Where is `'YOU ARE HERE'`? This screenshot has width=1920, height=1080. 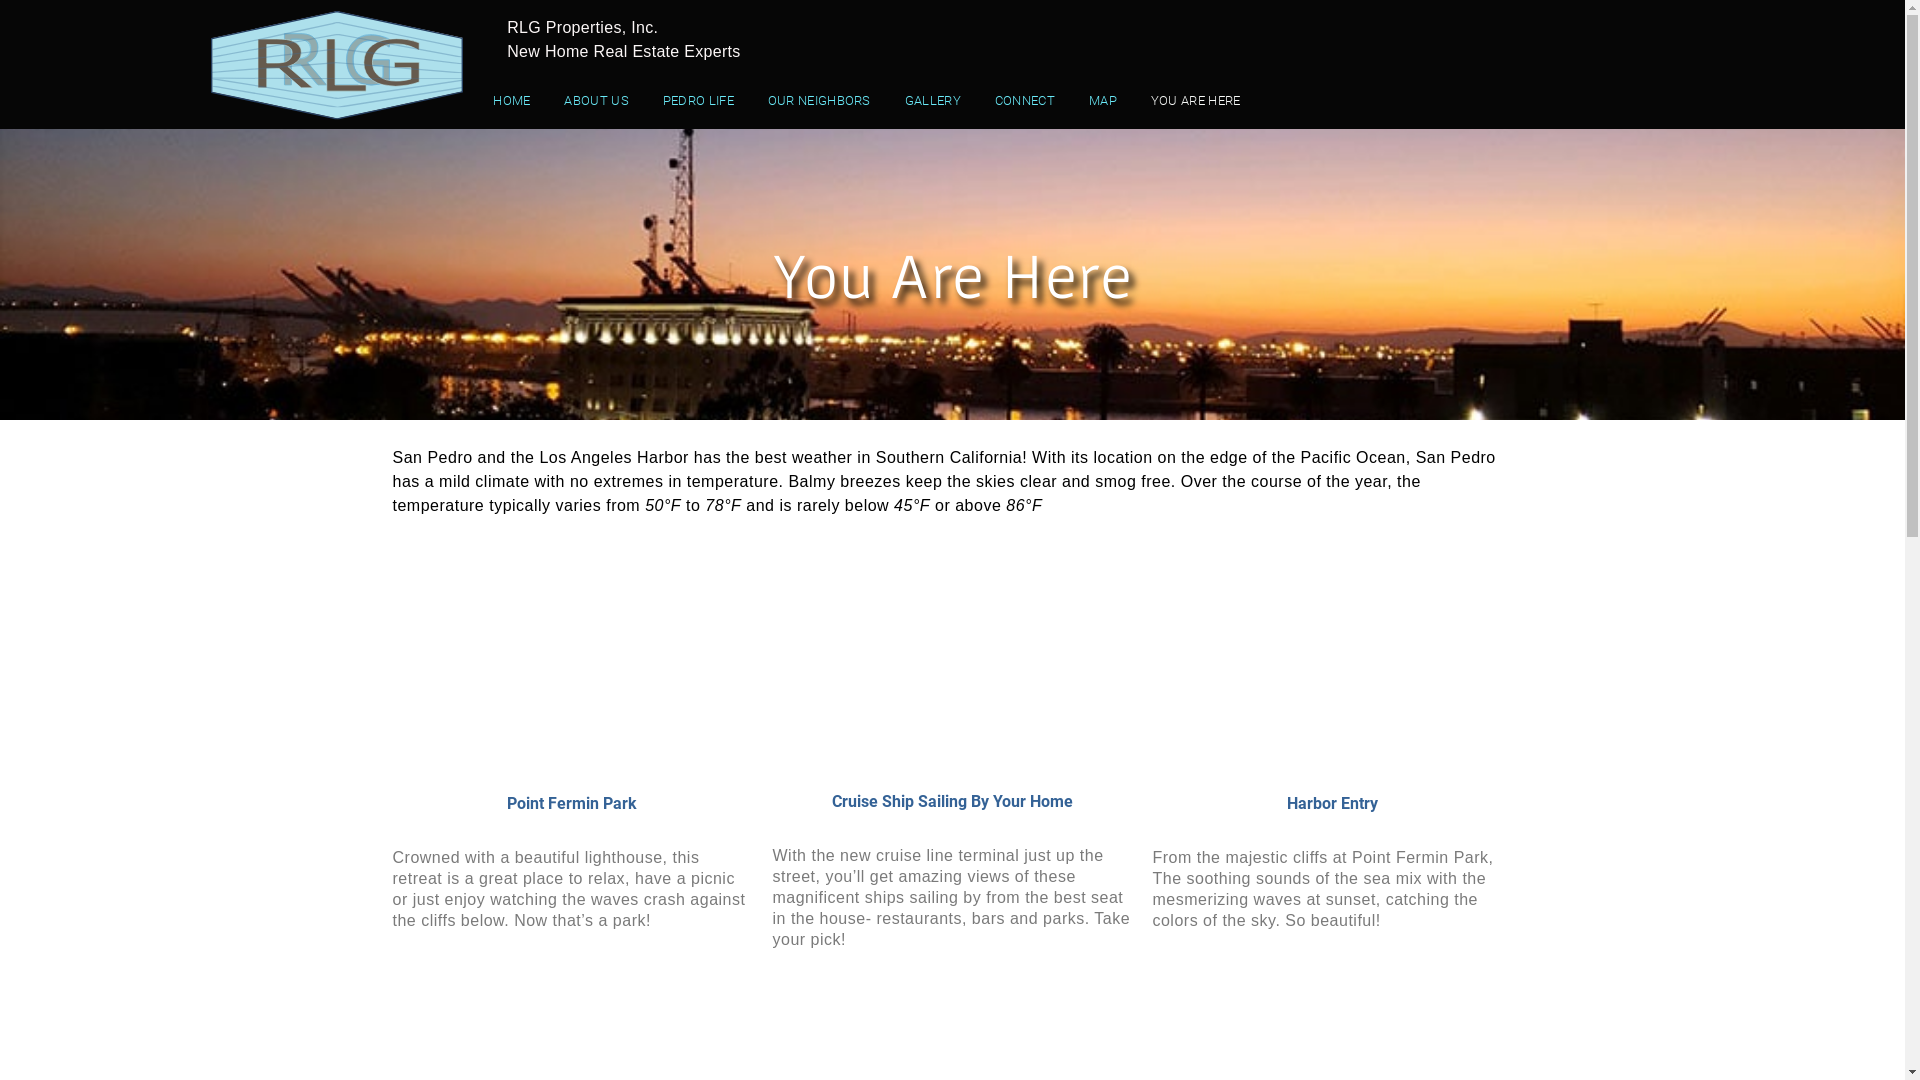 'YOU ARE HERE' is located at coordinates (1195, 100).